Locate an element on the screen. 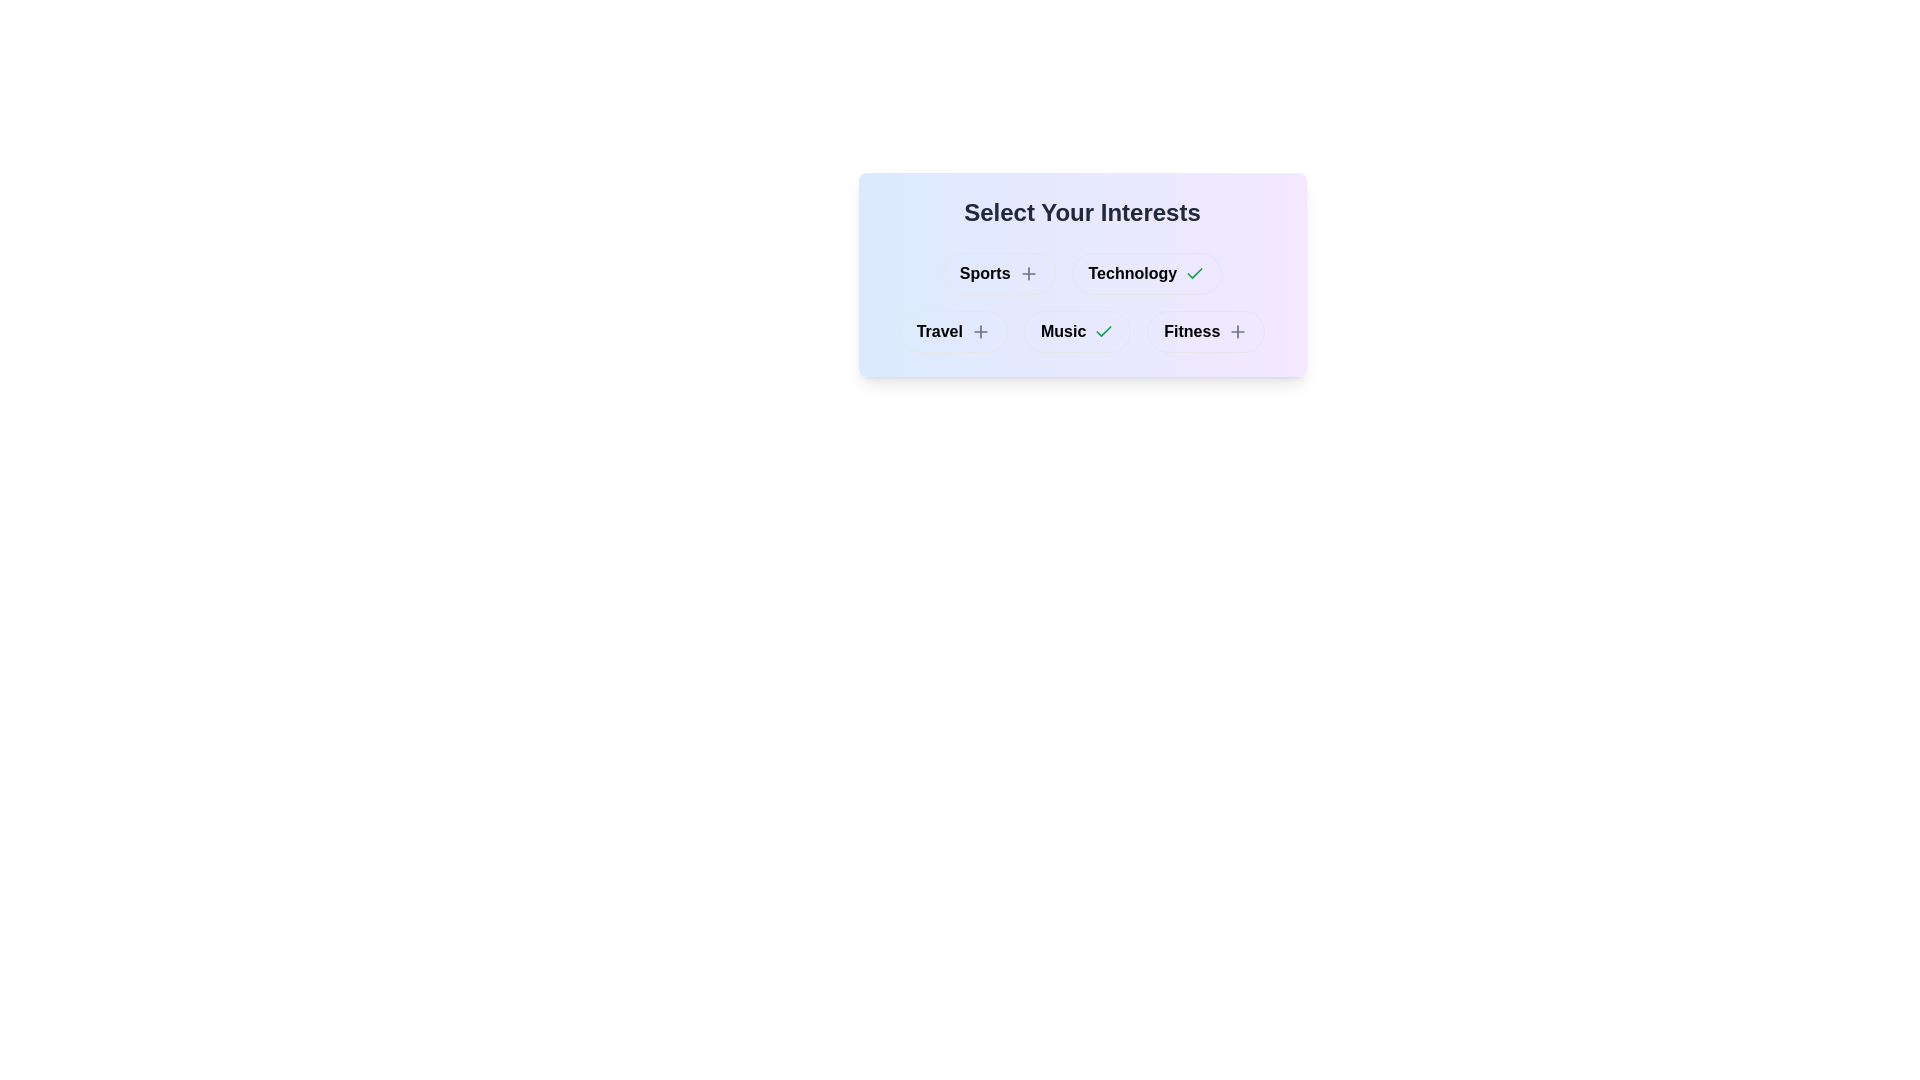 The width and height of the screenshot is (1920, 1080). the button labeled Technology to observe visual changes is located at coordinates (1147, 273).